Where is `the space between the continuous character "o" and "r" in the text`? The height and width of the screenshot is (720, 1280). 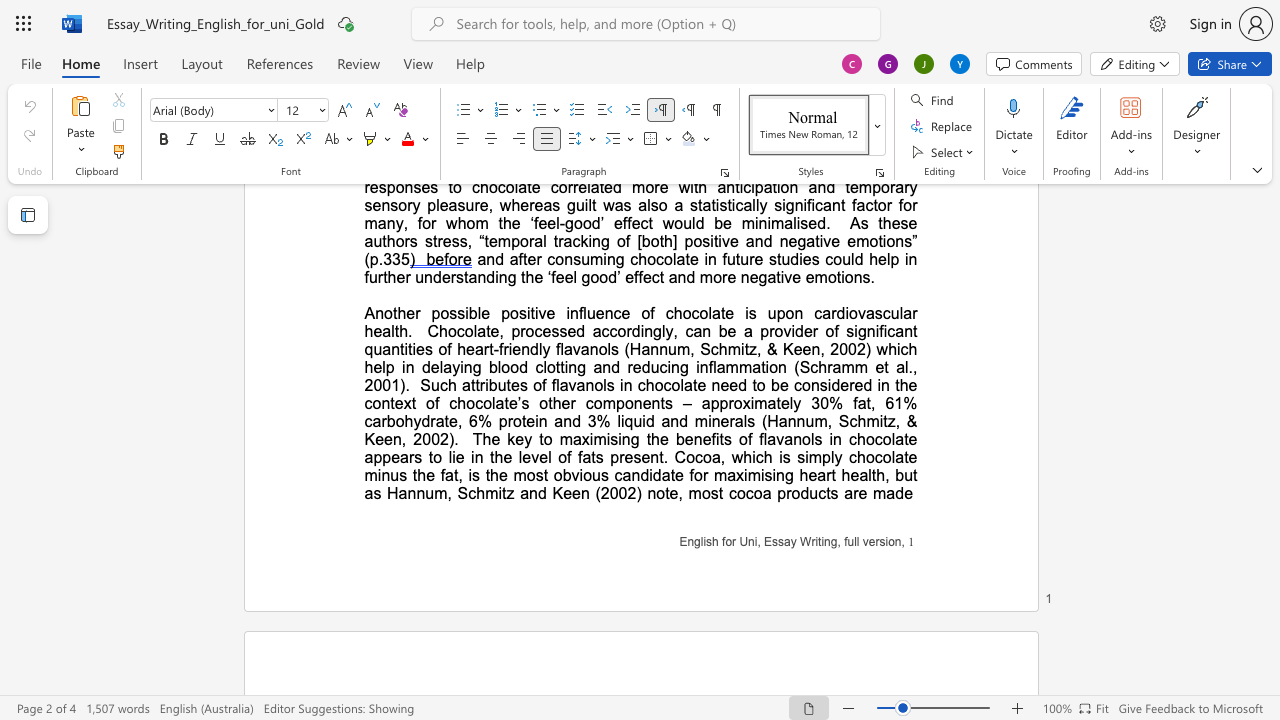
the space between the continuous character "o" and "r" in the text is located at coordinates (730, 542).